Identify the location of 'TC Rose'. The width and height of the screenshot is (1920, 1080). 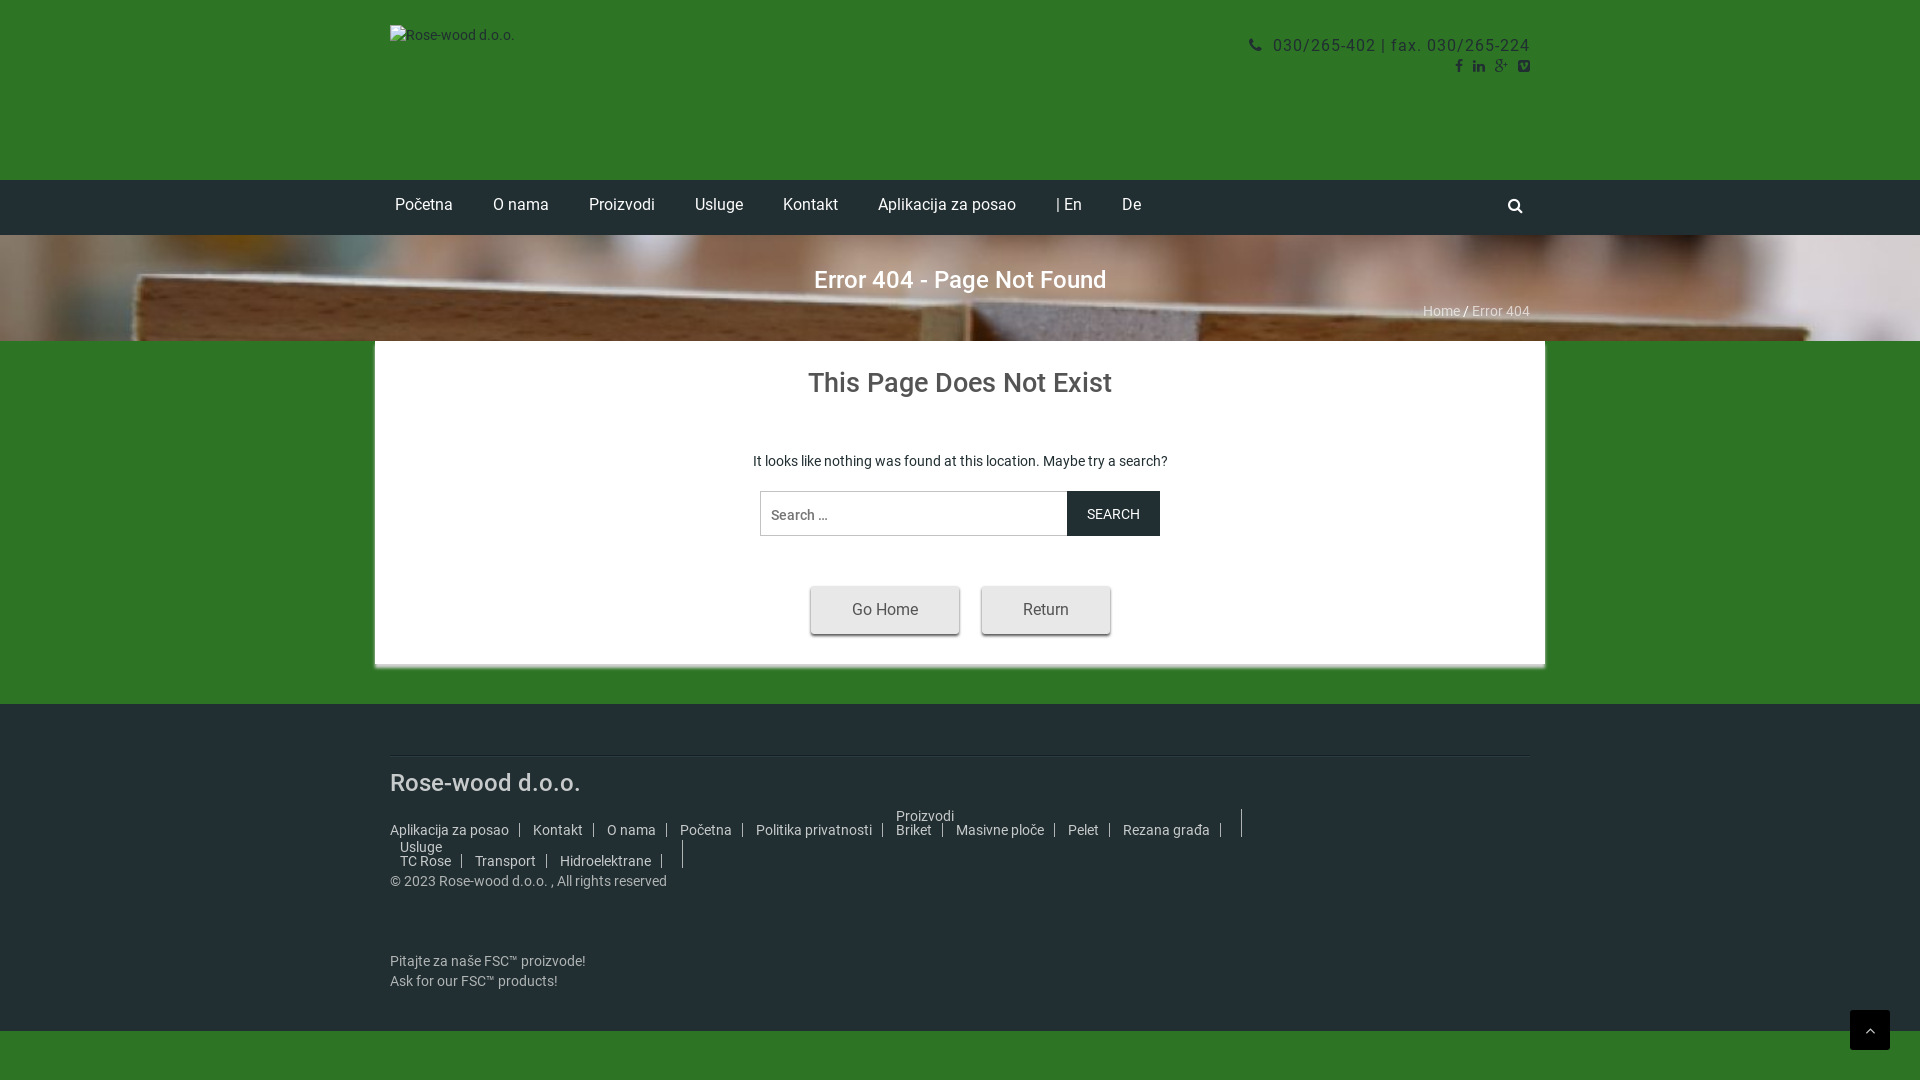
(424, 859).